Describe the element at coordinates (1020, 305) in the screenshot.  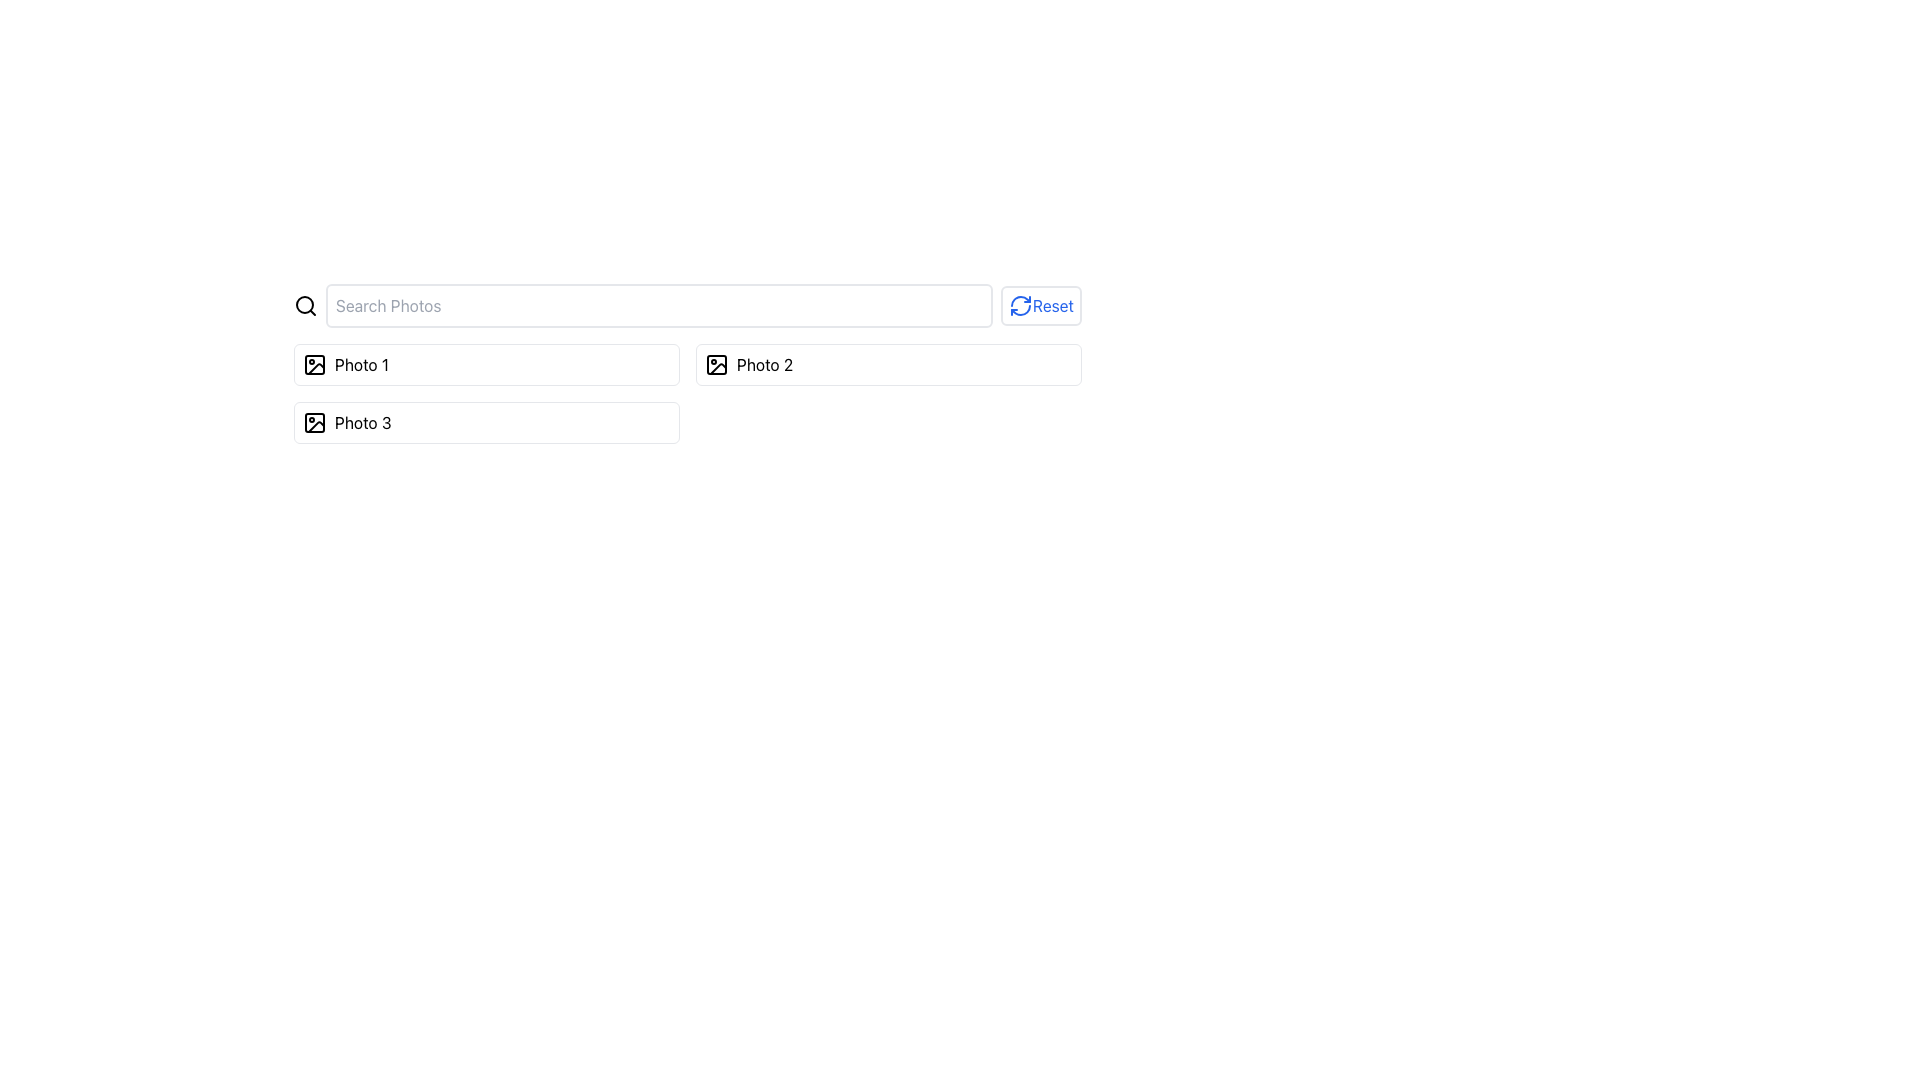
I see `the blue circular arrow icon located in the upper-right corner of the 'Reset' button` at that location.